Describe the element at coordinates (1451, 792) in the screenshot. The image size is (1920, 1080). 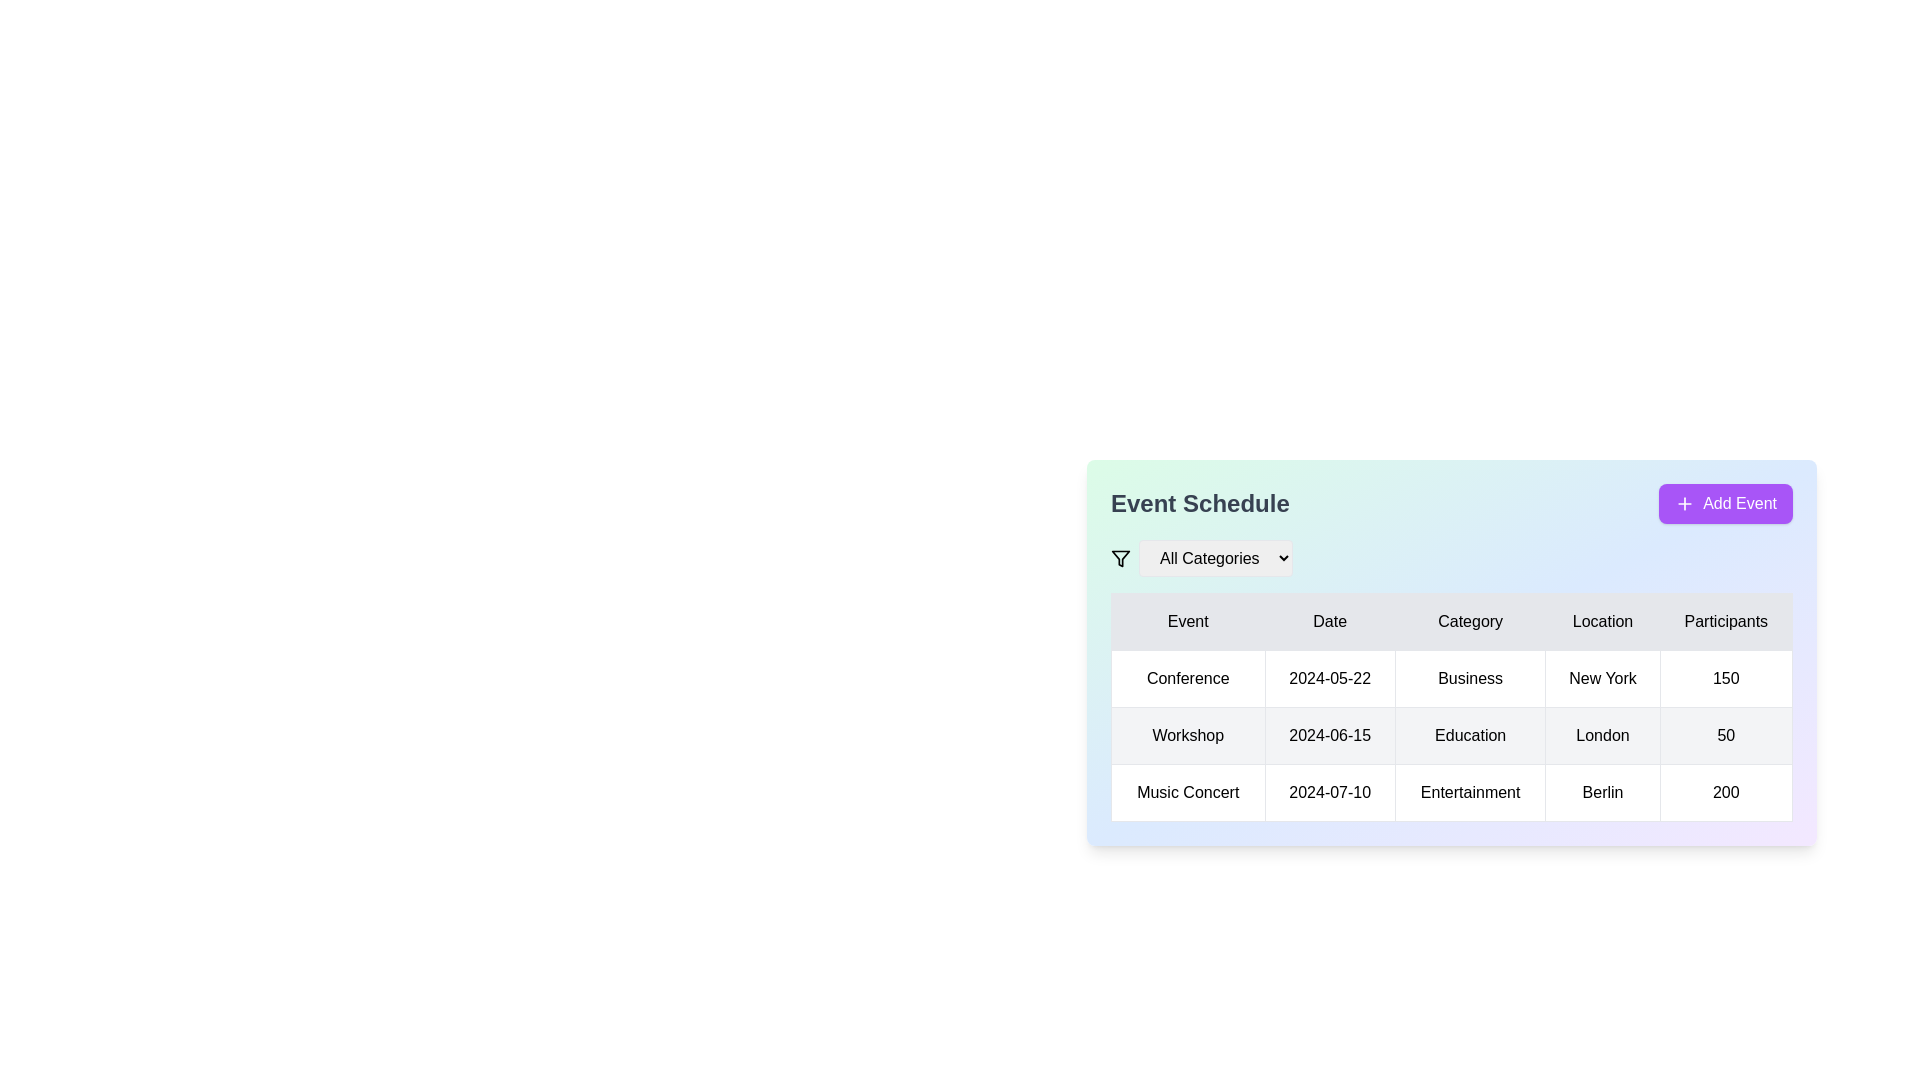
I see `the bottom-most row of the event schedule table` at that location.